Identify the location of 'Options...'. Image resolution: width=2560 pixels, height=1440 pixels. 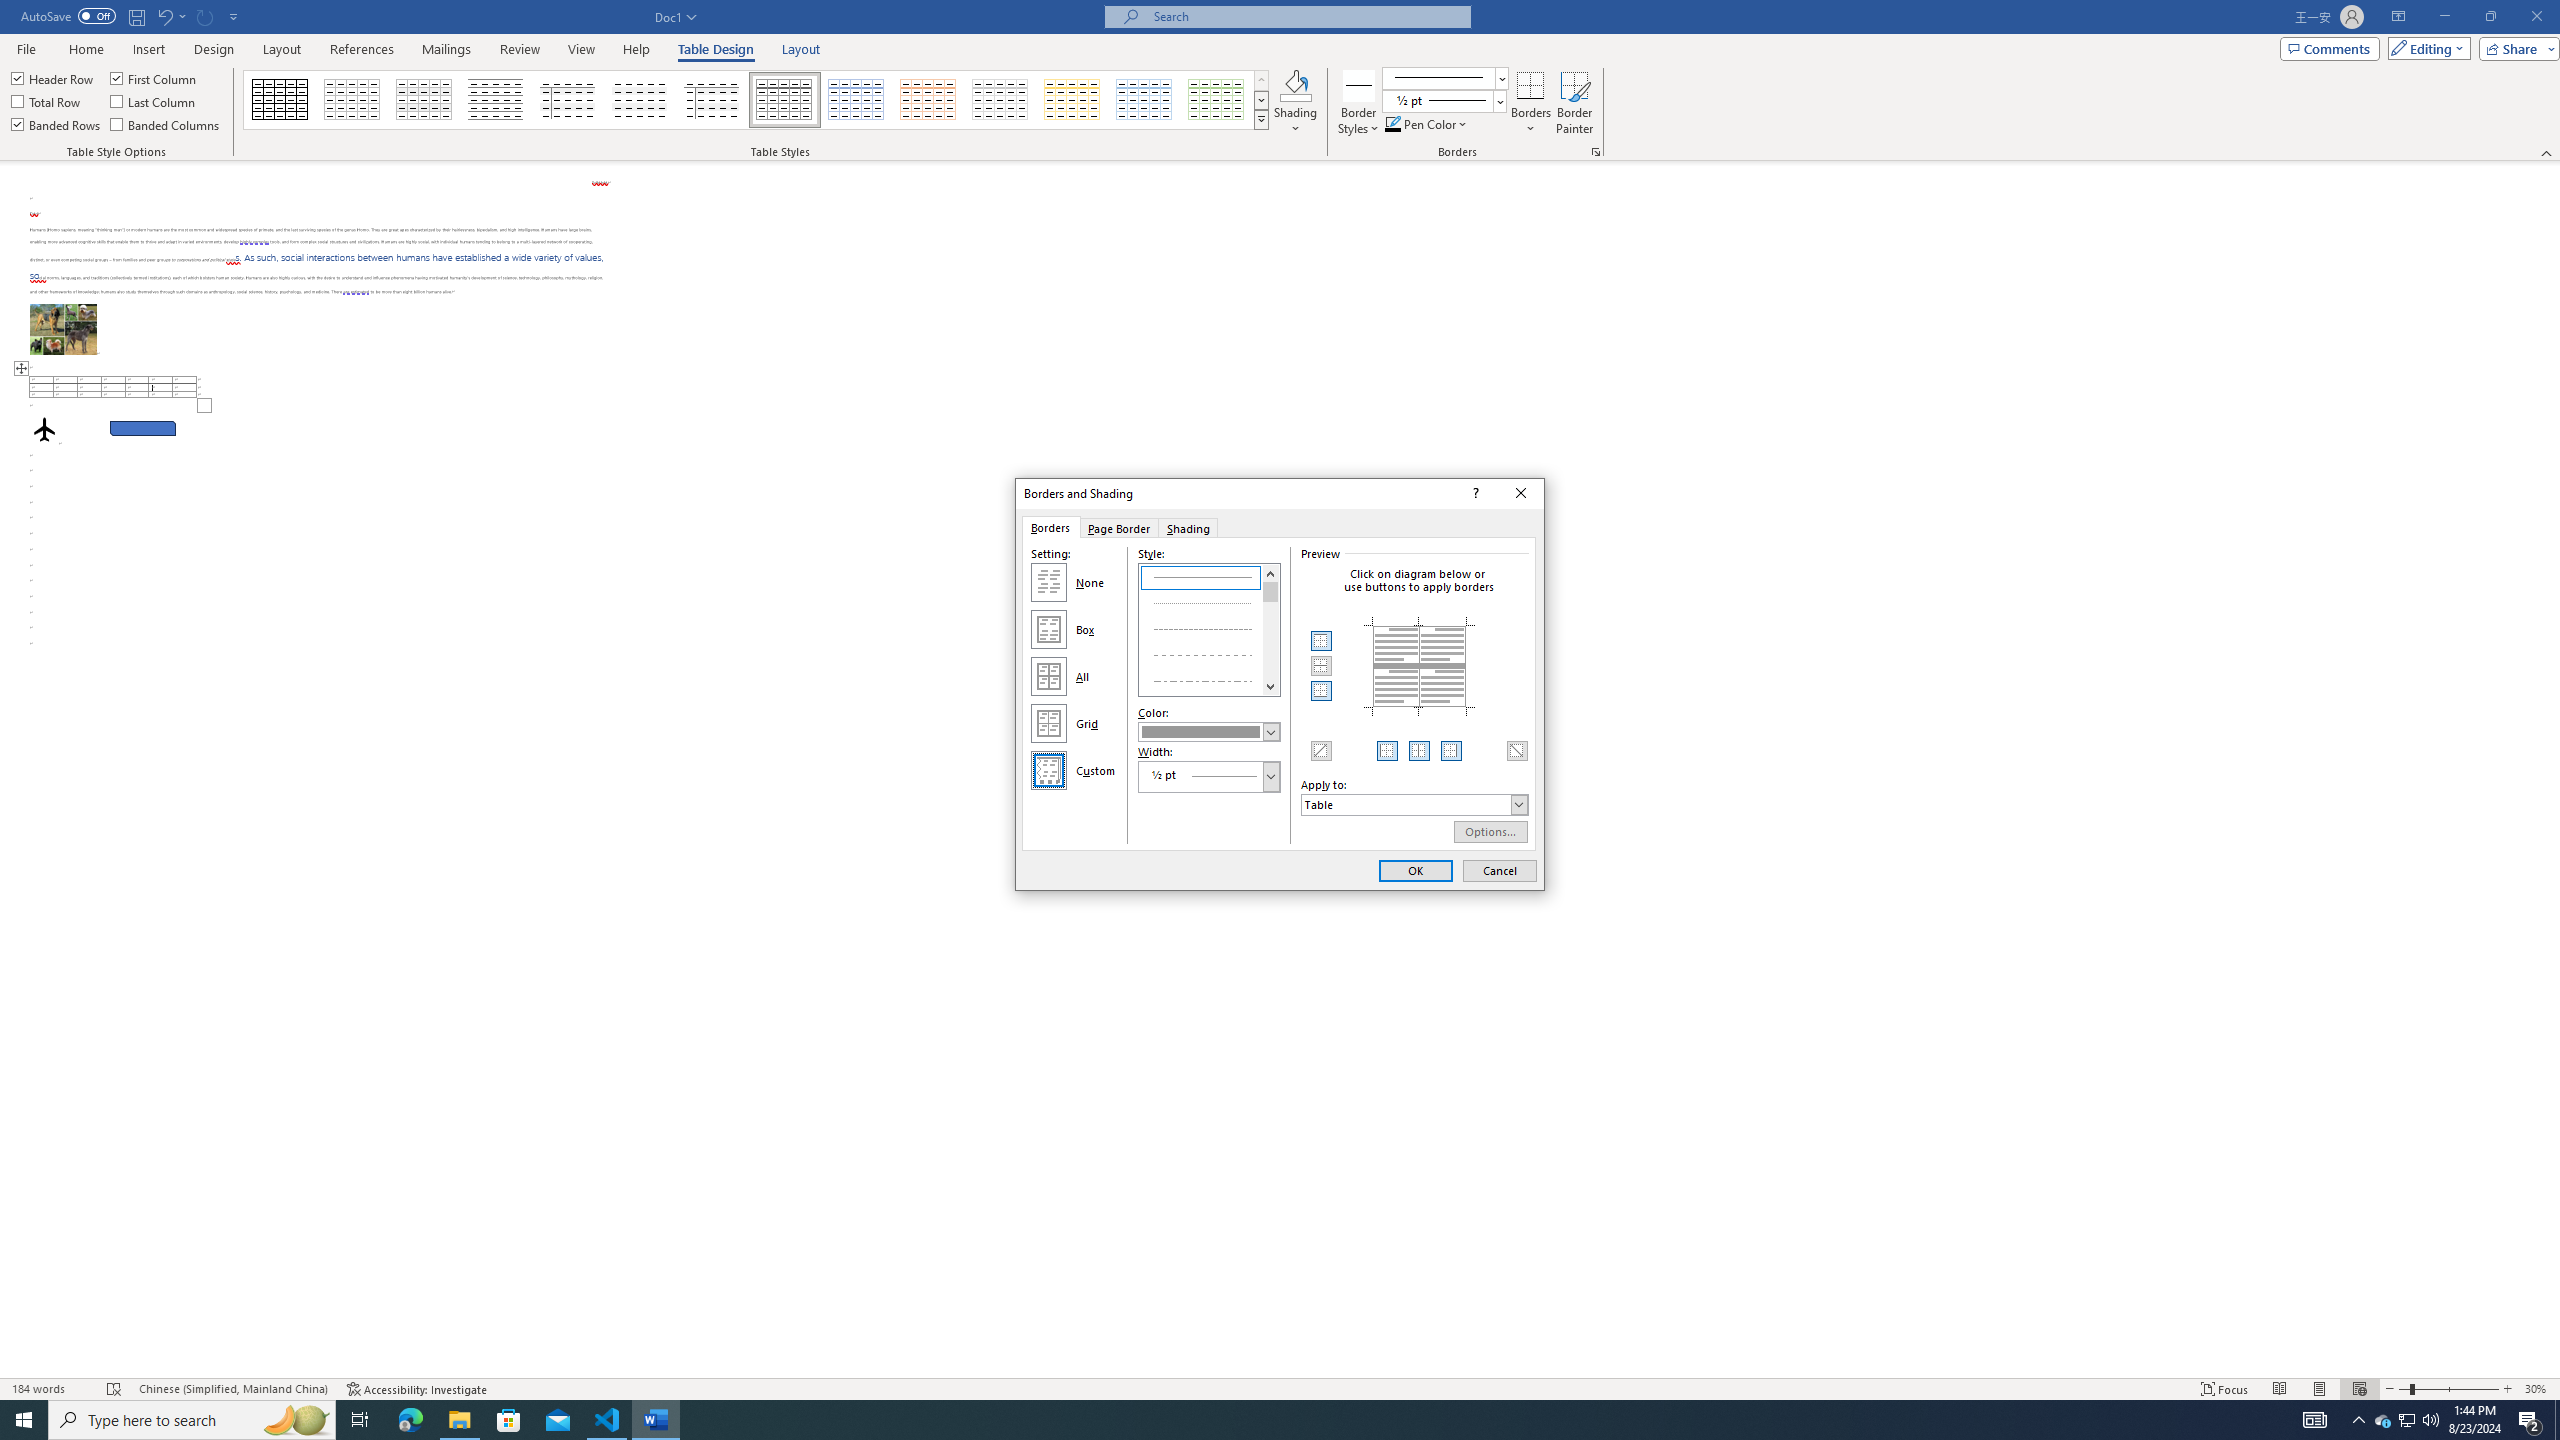
(1491, 831).